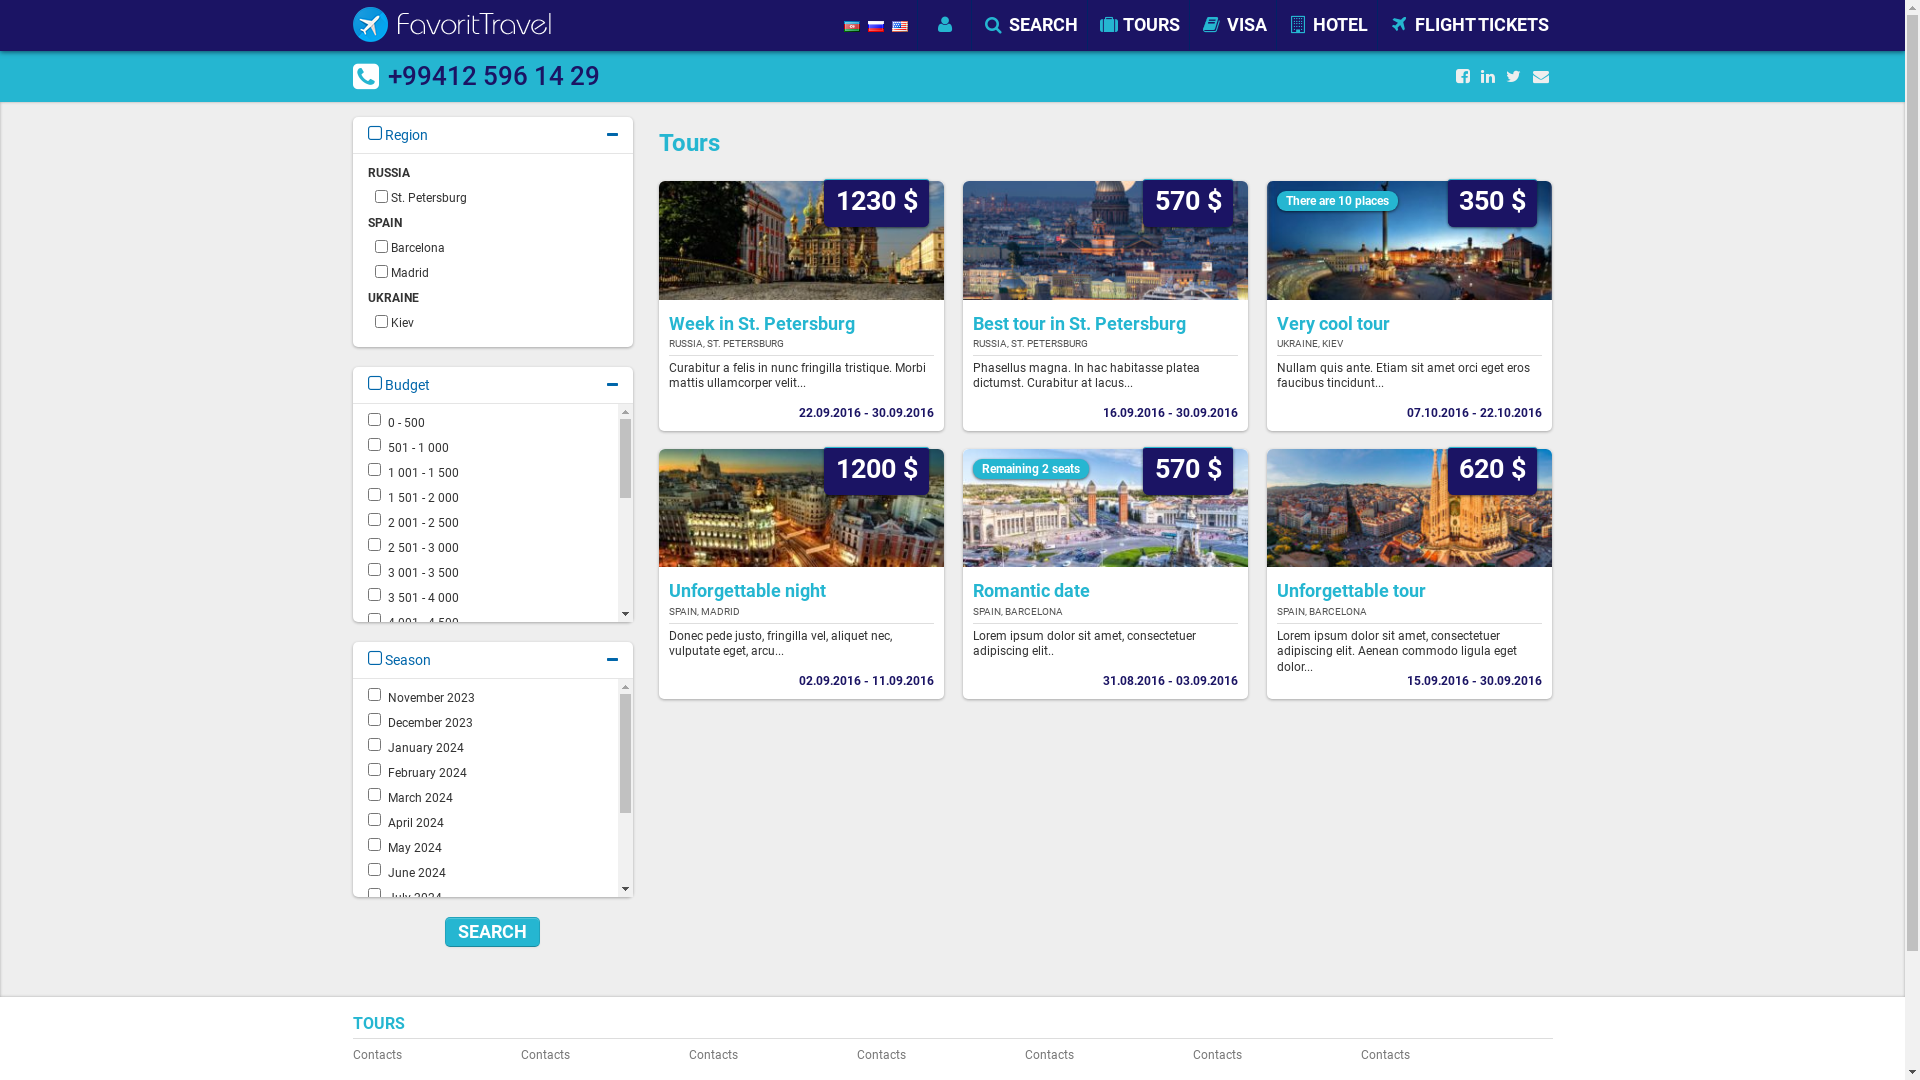 The image size is (1920, 1080). Describe the element at coordinates (1326, 24) in the screenshot. I see `'HOTEL'` at that location.